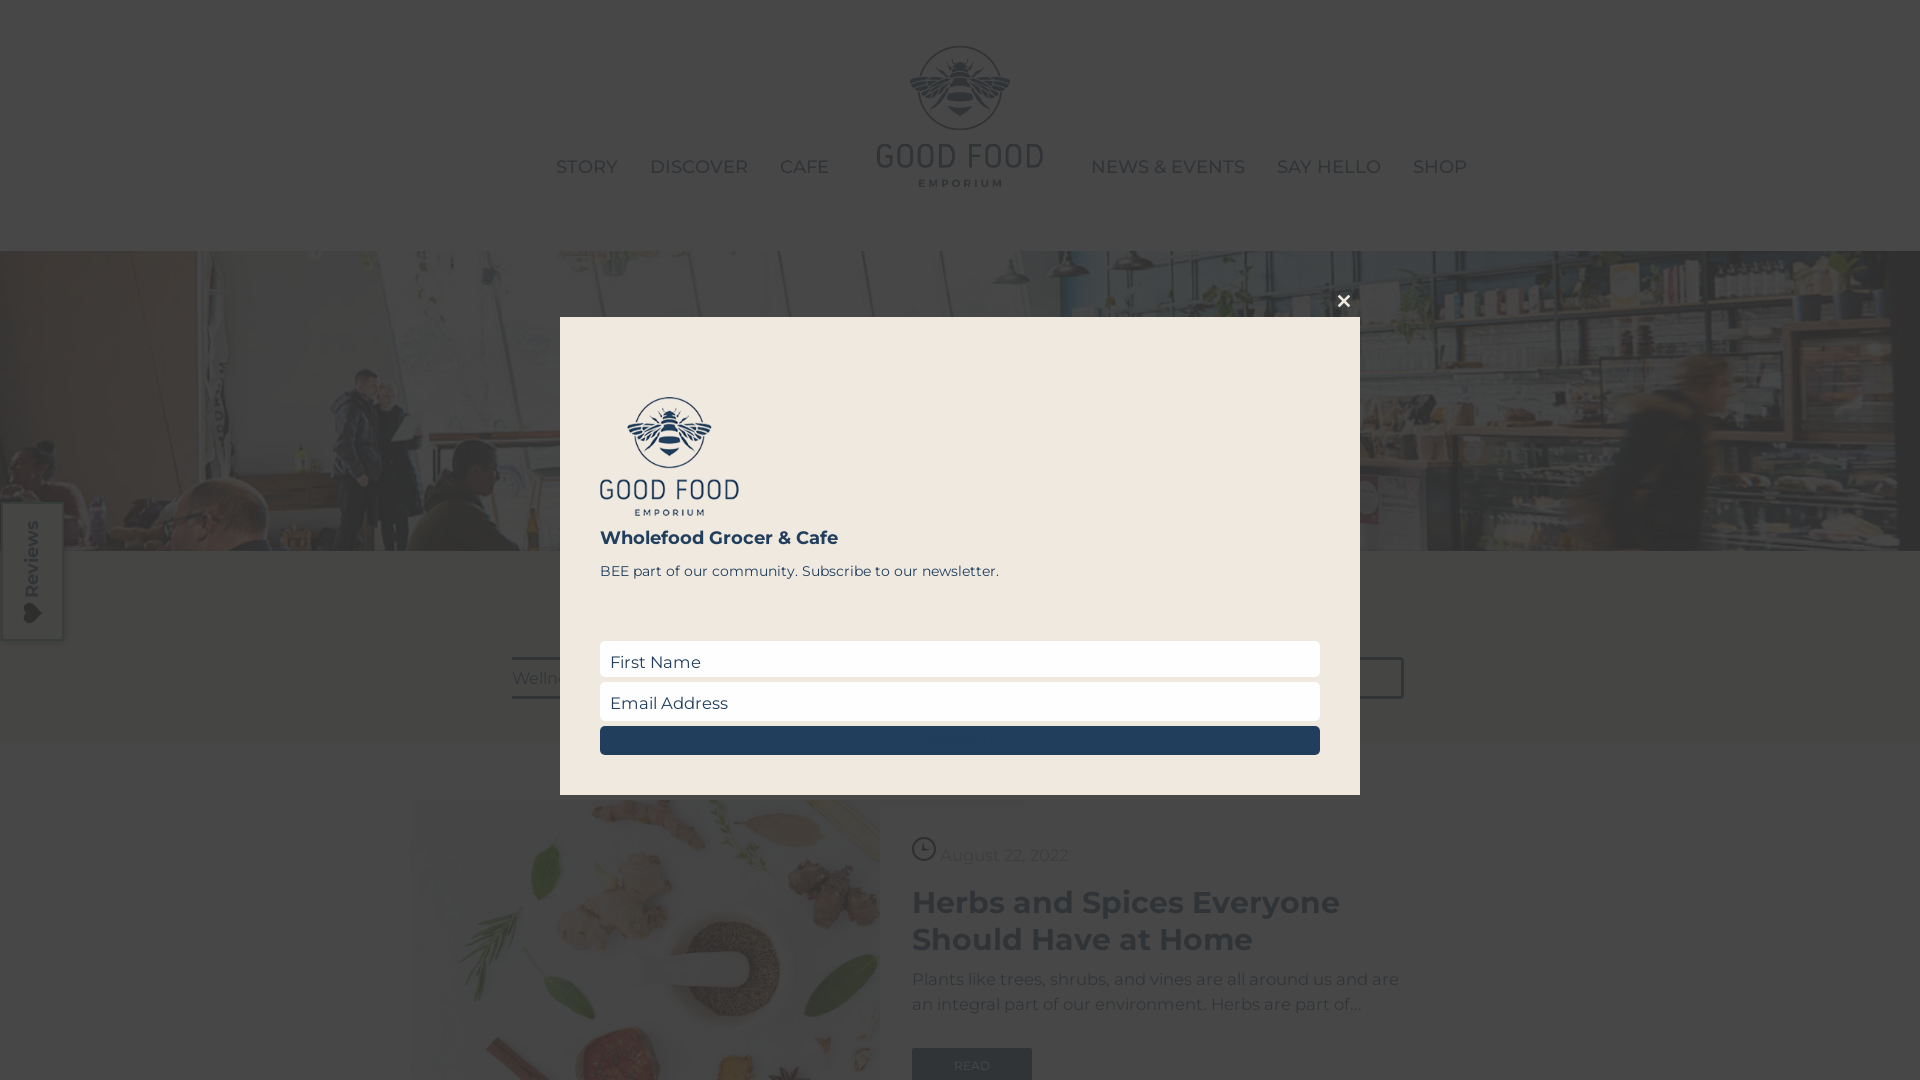  Describe the element at coordinates (699, 166) in the screenshot. I see `'DISCOVER'` at that location.